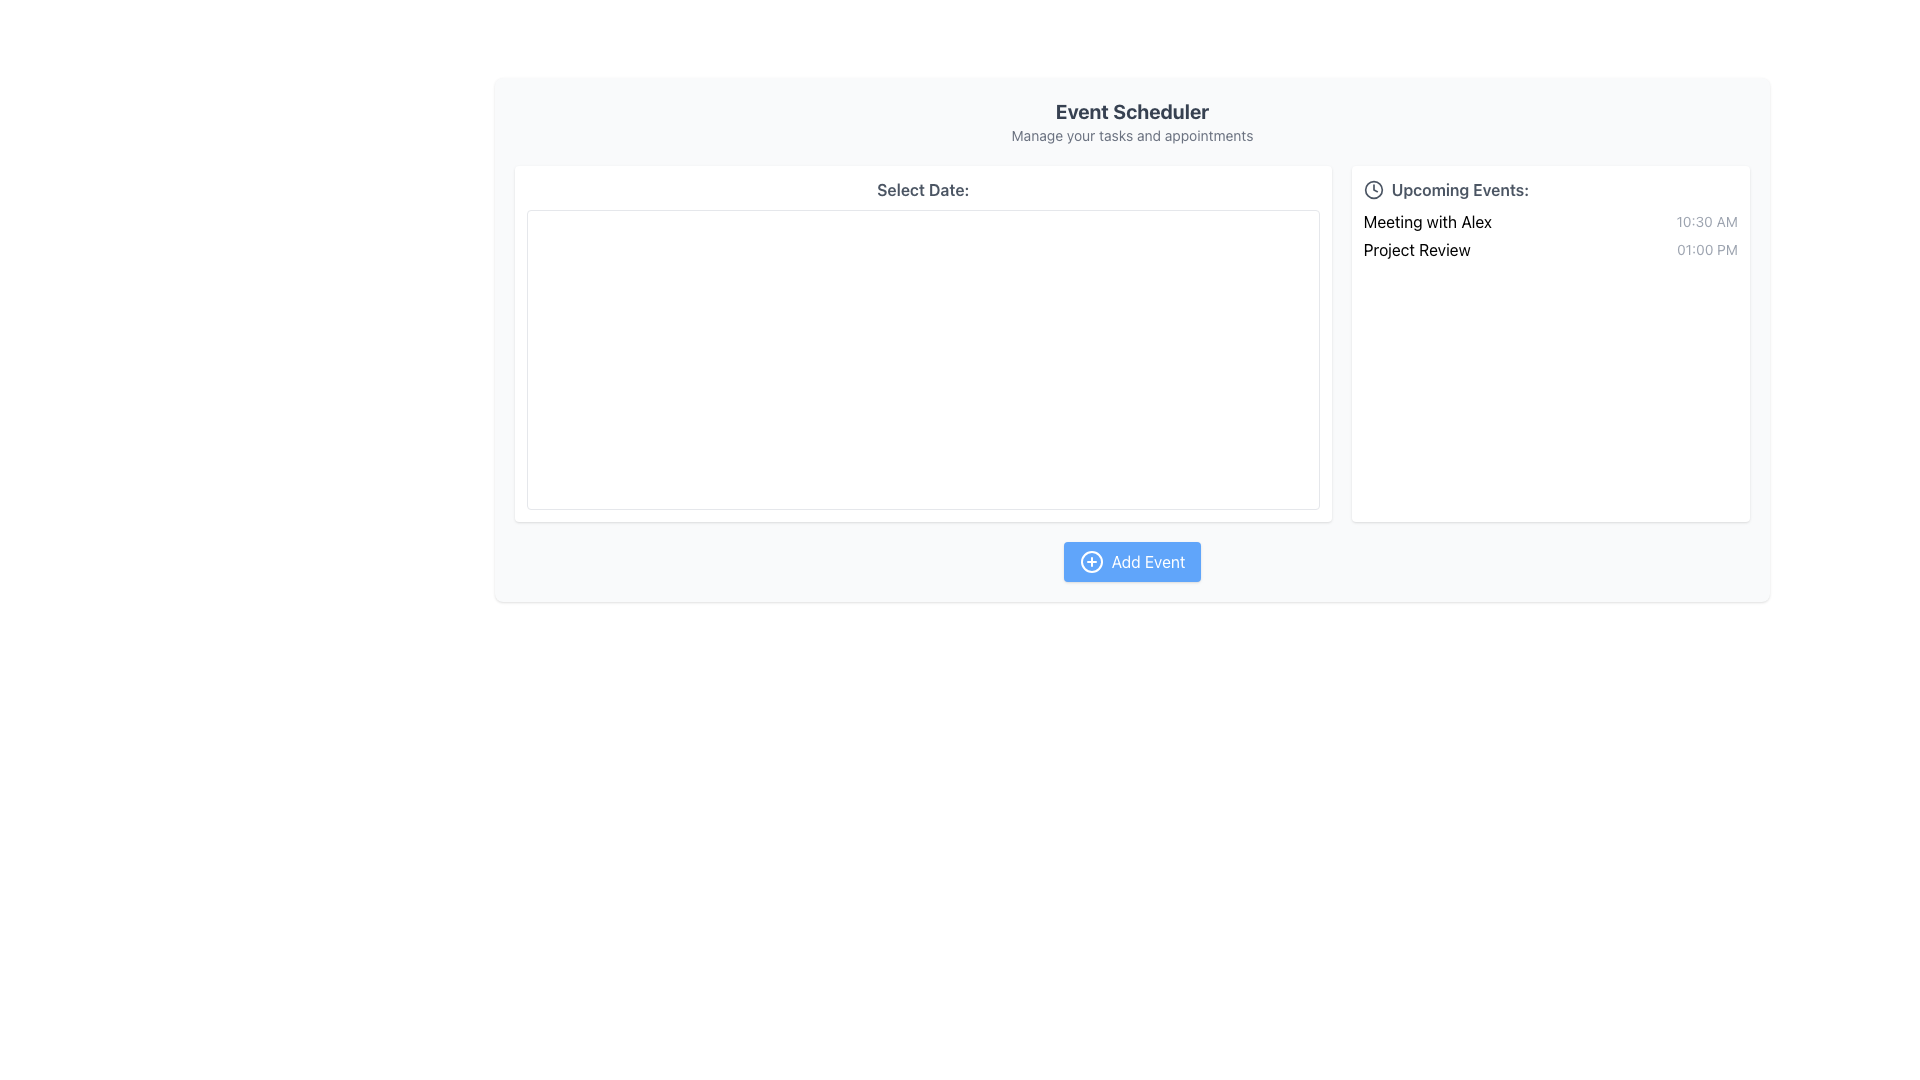 The height and width of the screenshot is (1080, 1920). I want to click on the decorative clock icon represented by the circular SVG graphic located in the upper-right section of the UI within the 'Upcoming Events' panel, so click(1372, 189).